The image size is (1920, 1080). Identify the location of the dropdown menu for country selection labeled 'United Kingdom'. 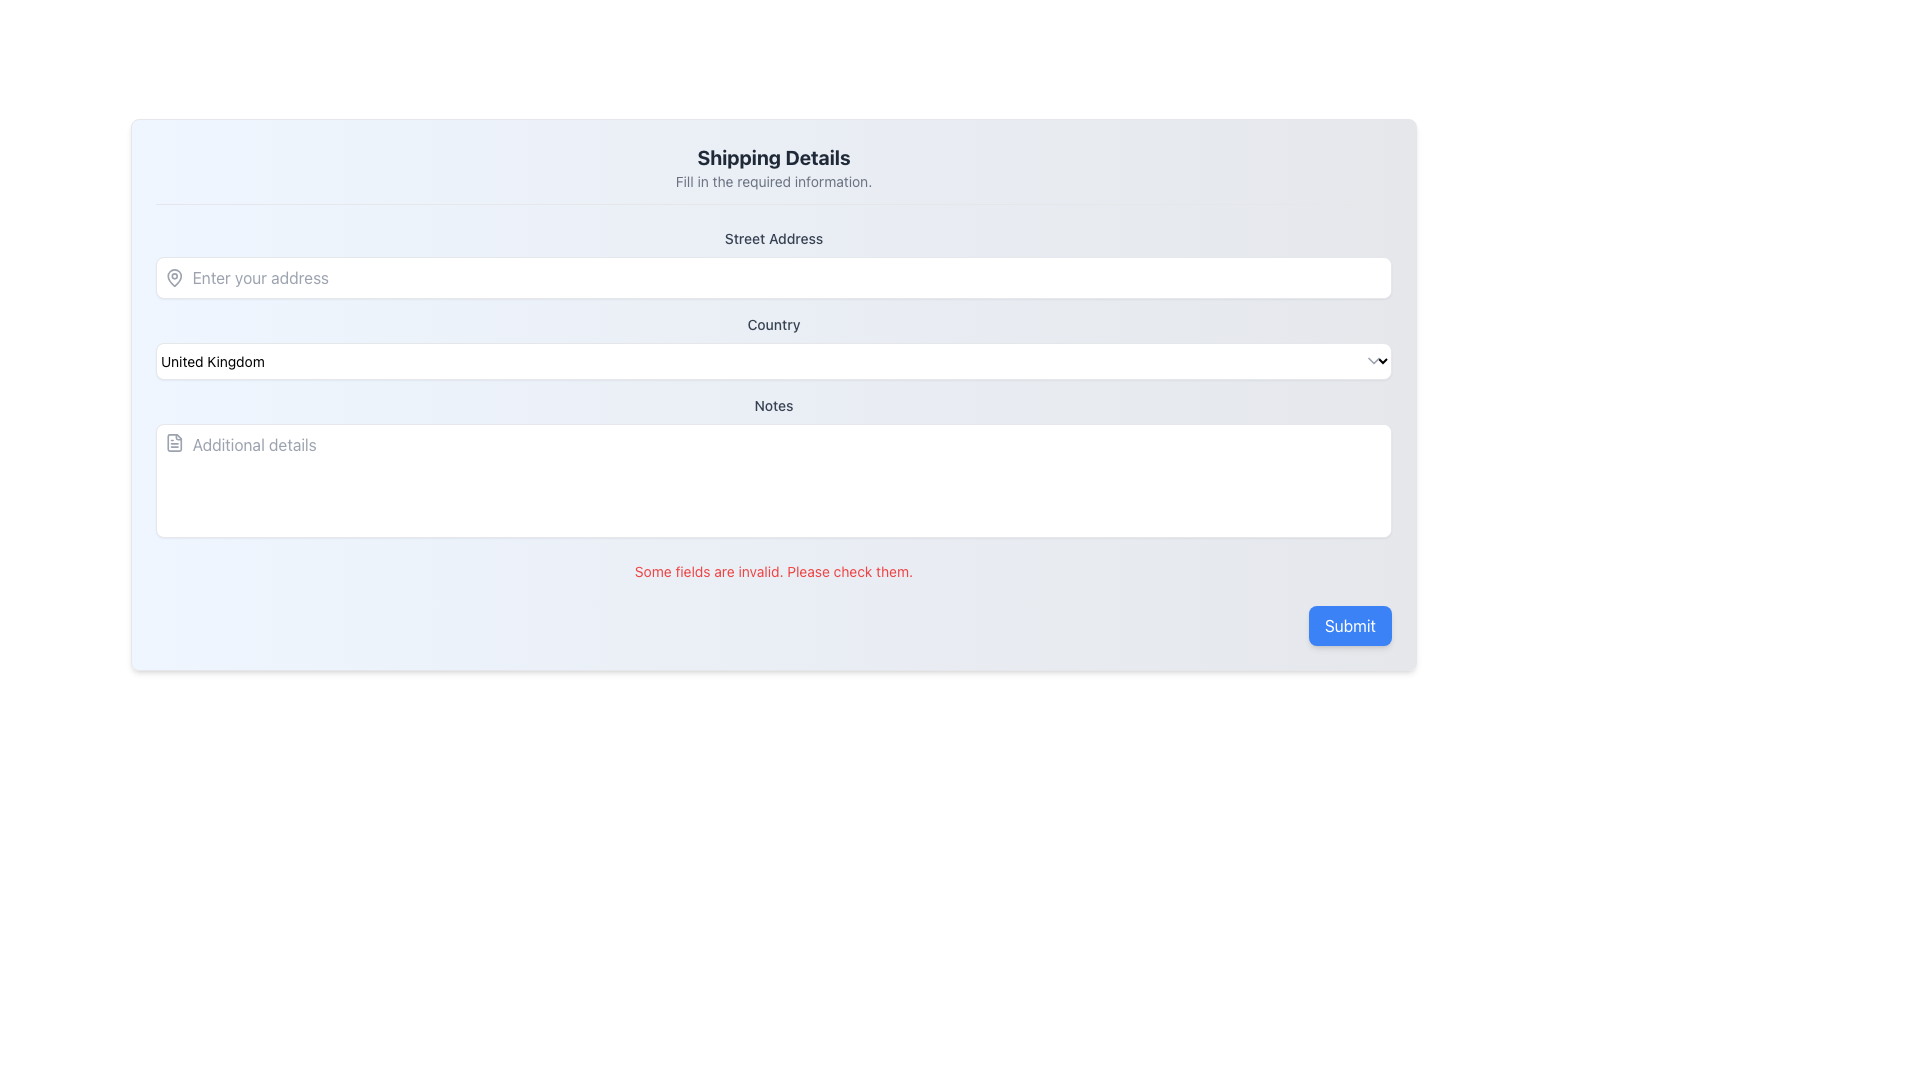
(772, 361).